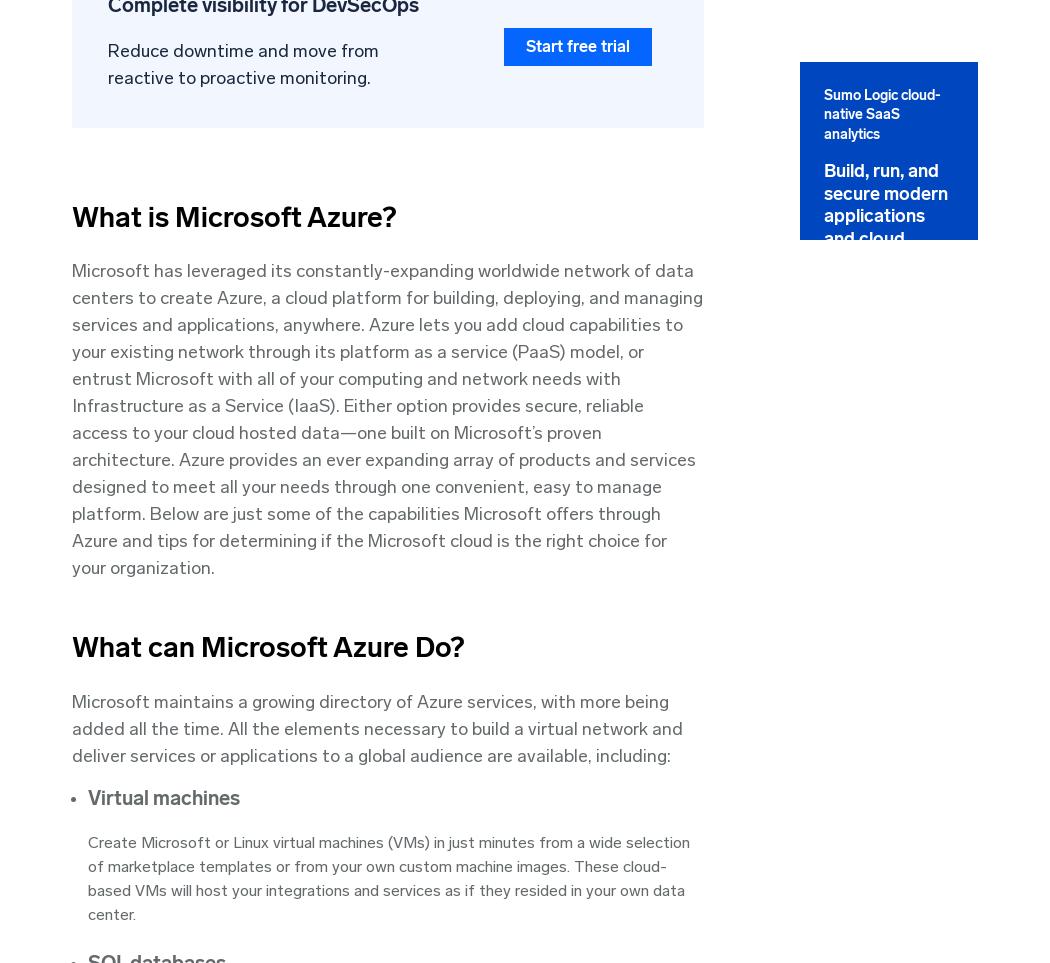  I want to click on 'GCP Monitoring', so click(763, 485).